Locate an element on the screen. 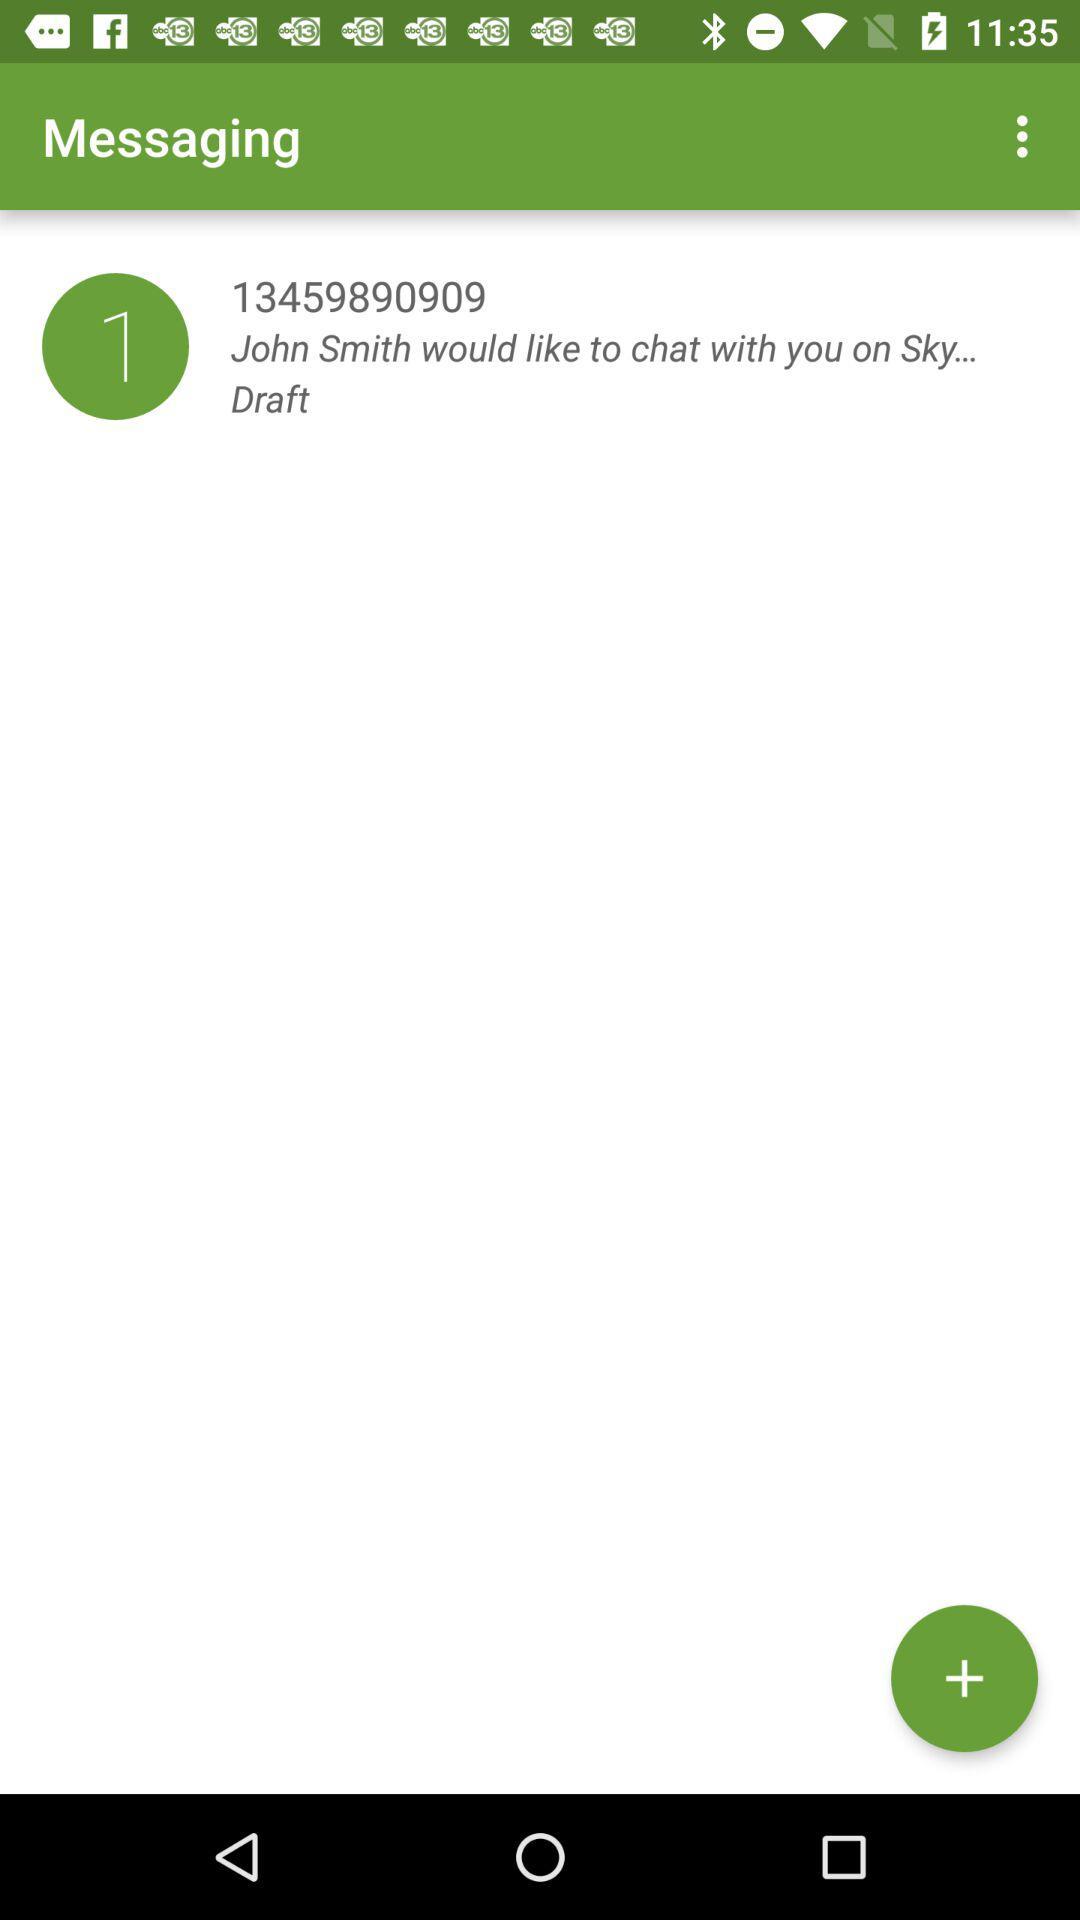 This screenshot has width=1080, height=1920. the item below the messaging item is located at coordinates (115, 346).